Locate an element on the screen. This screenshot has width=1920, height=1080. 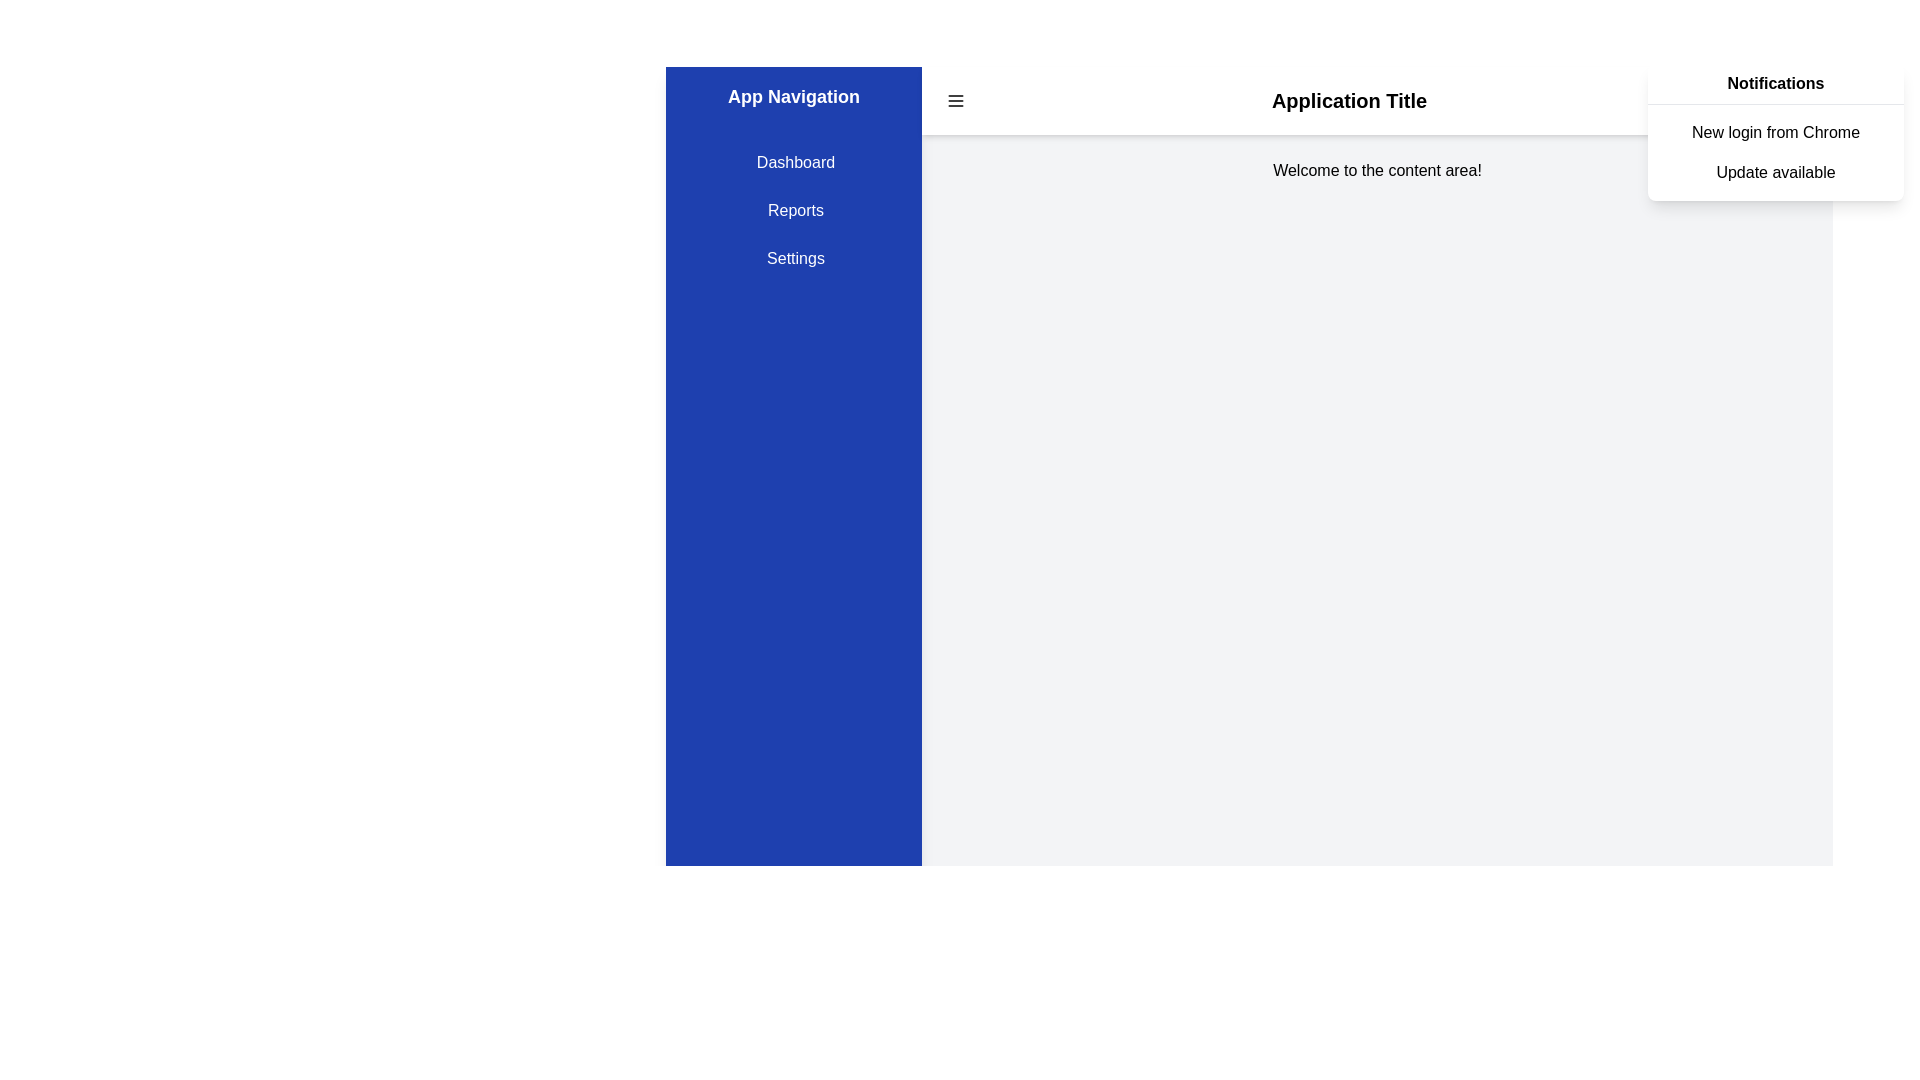
the Notification badge with a red background and the number '4' is located at coordinates (1771, 100).